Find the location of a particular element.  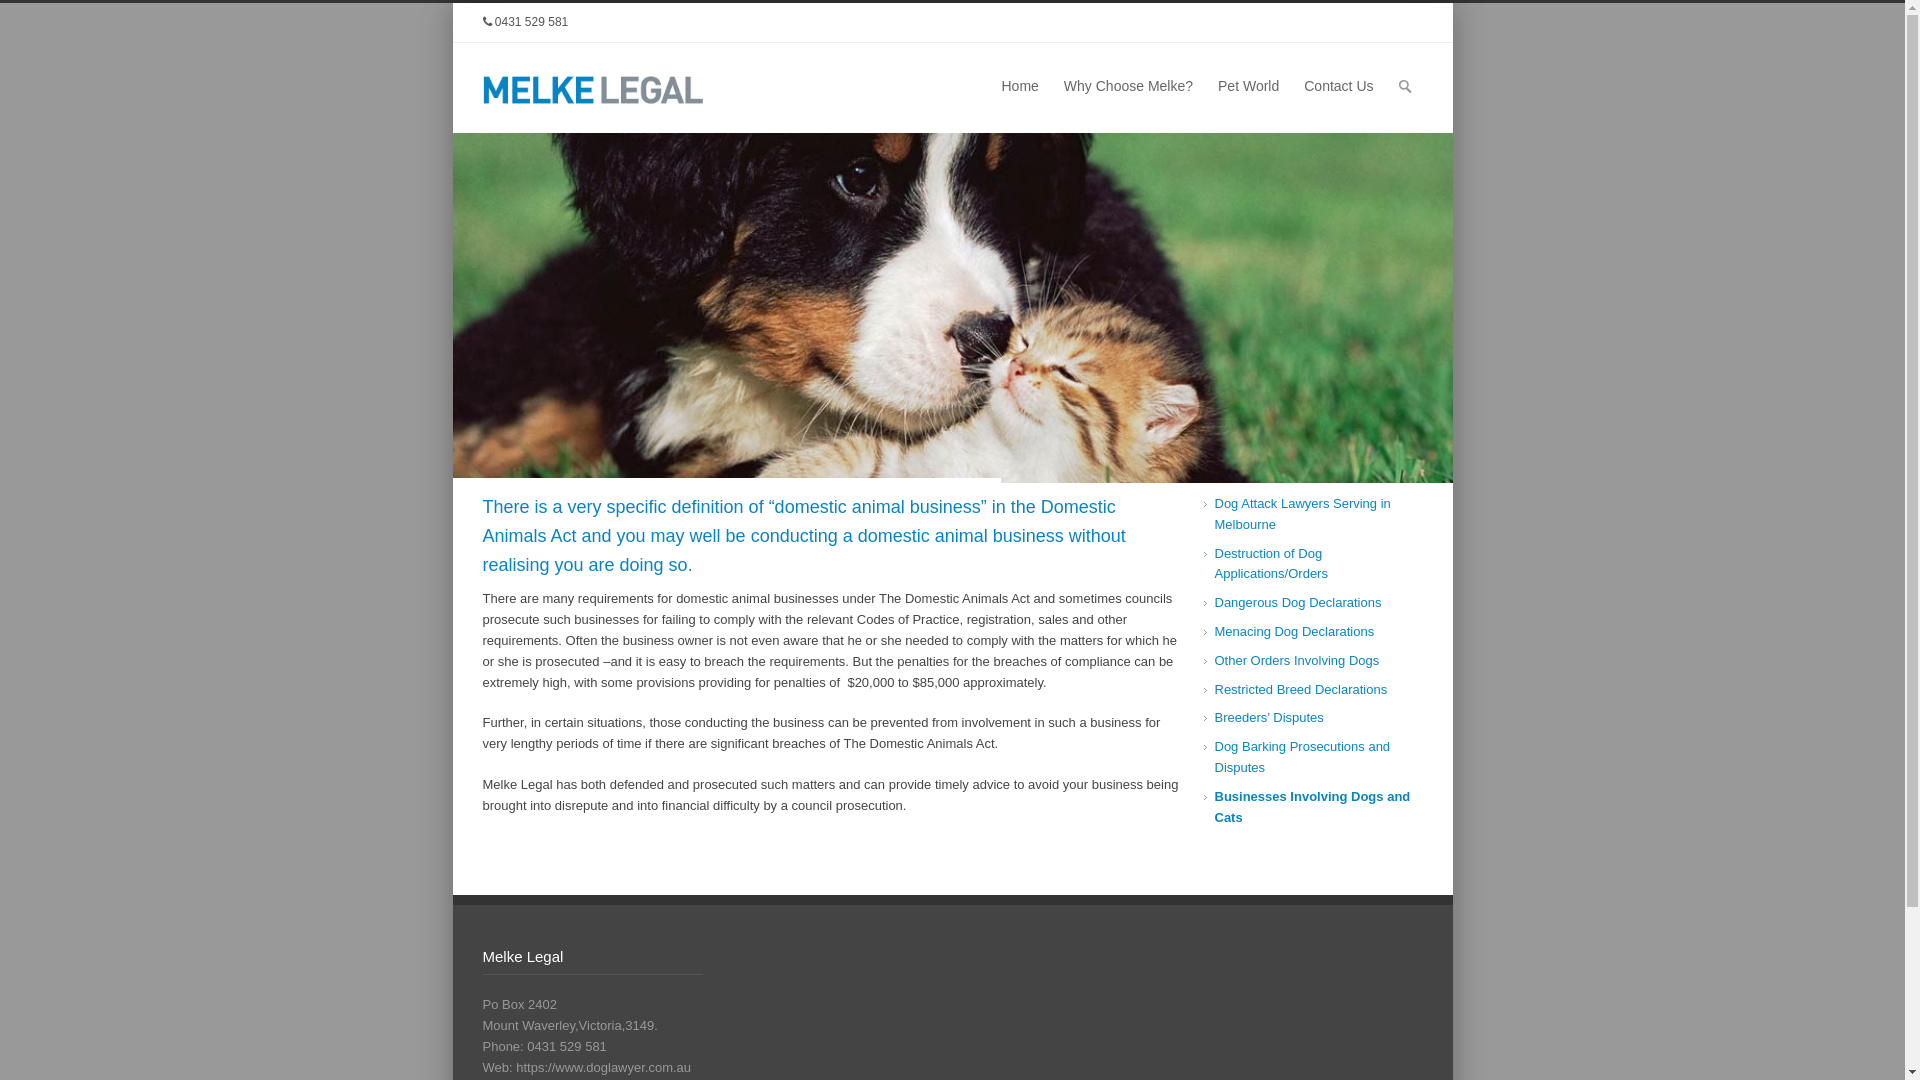

'Why Choose Melke?' is located at coordinates (1058, 87).